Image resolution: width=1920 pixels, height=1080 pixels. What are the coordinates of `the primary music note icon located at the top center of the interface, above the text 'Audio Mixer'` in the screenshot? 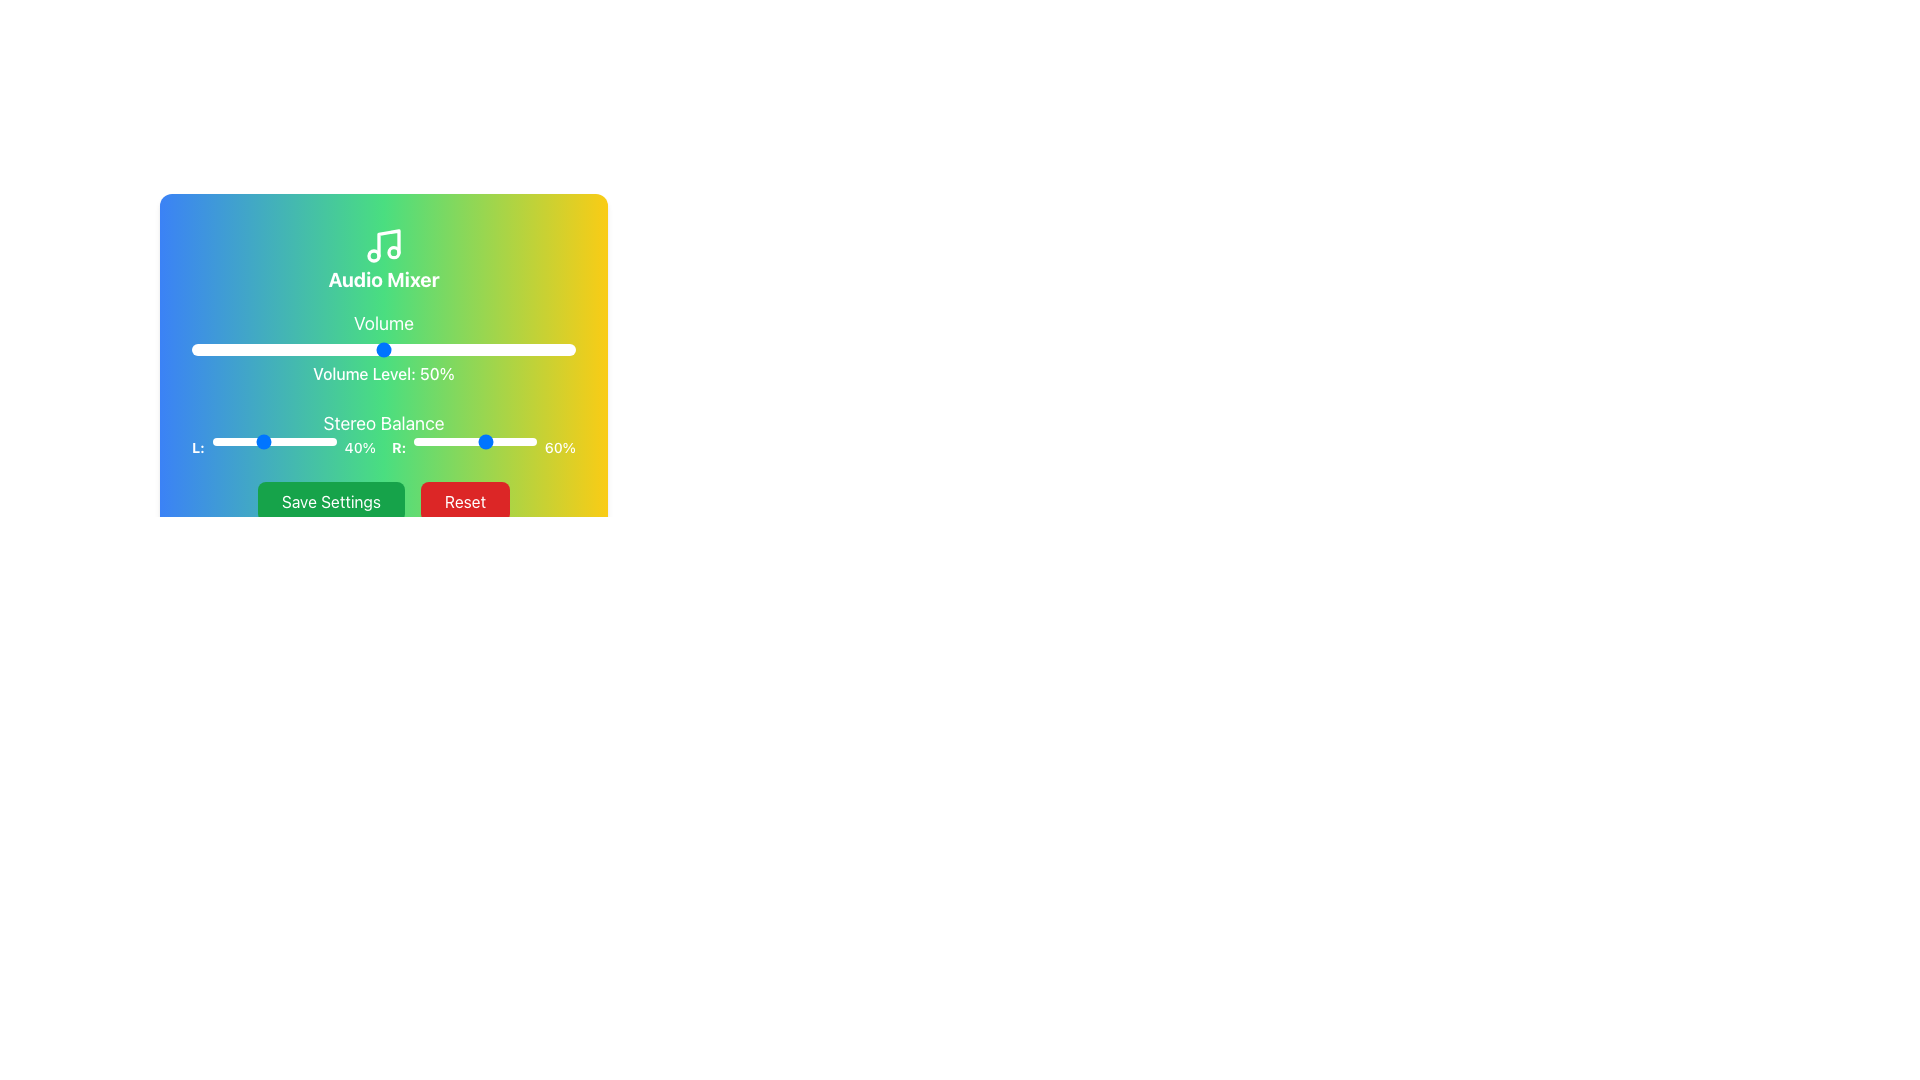 It's located at (384, 245).